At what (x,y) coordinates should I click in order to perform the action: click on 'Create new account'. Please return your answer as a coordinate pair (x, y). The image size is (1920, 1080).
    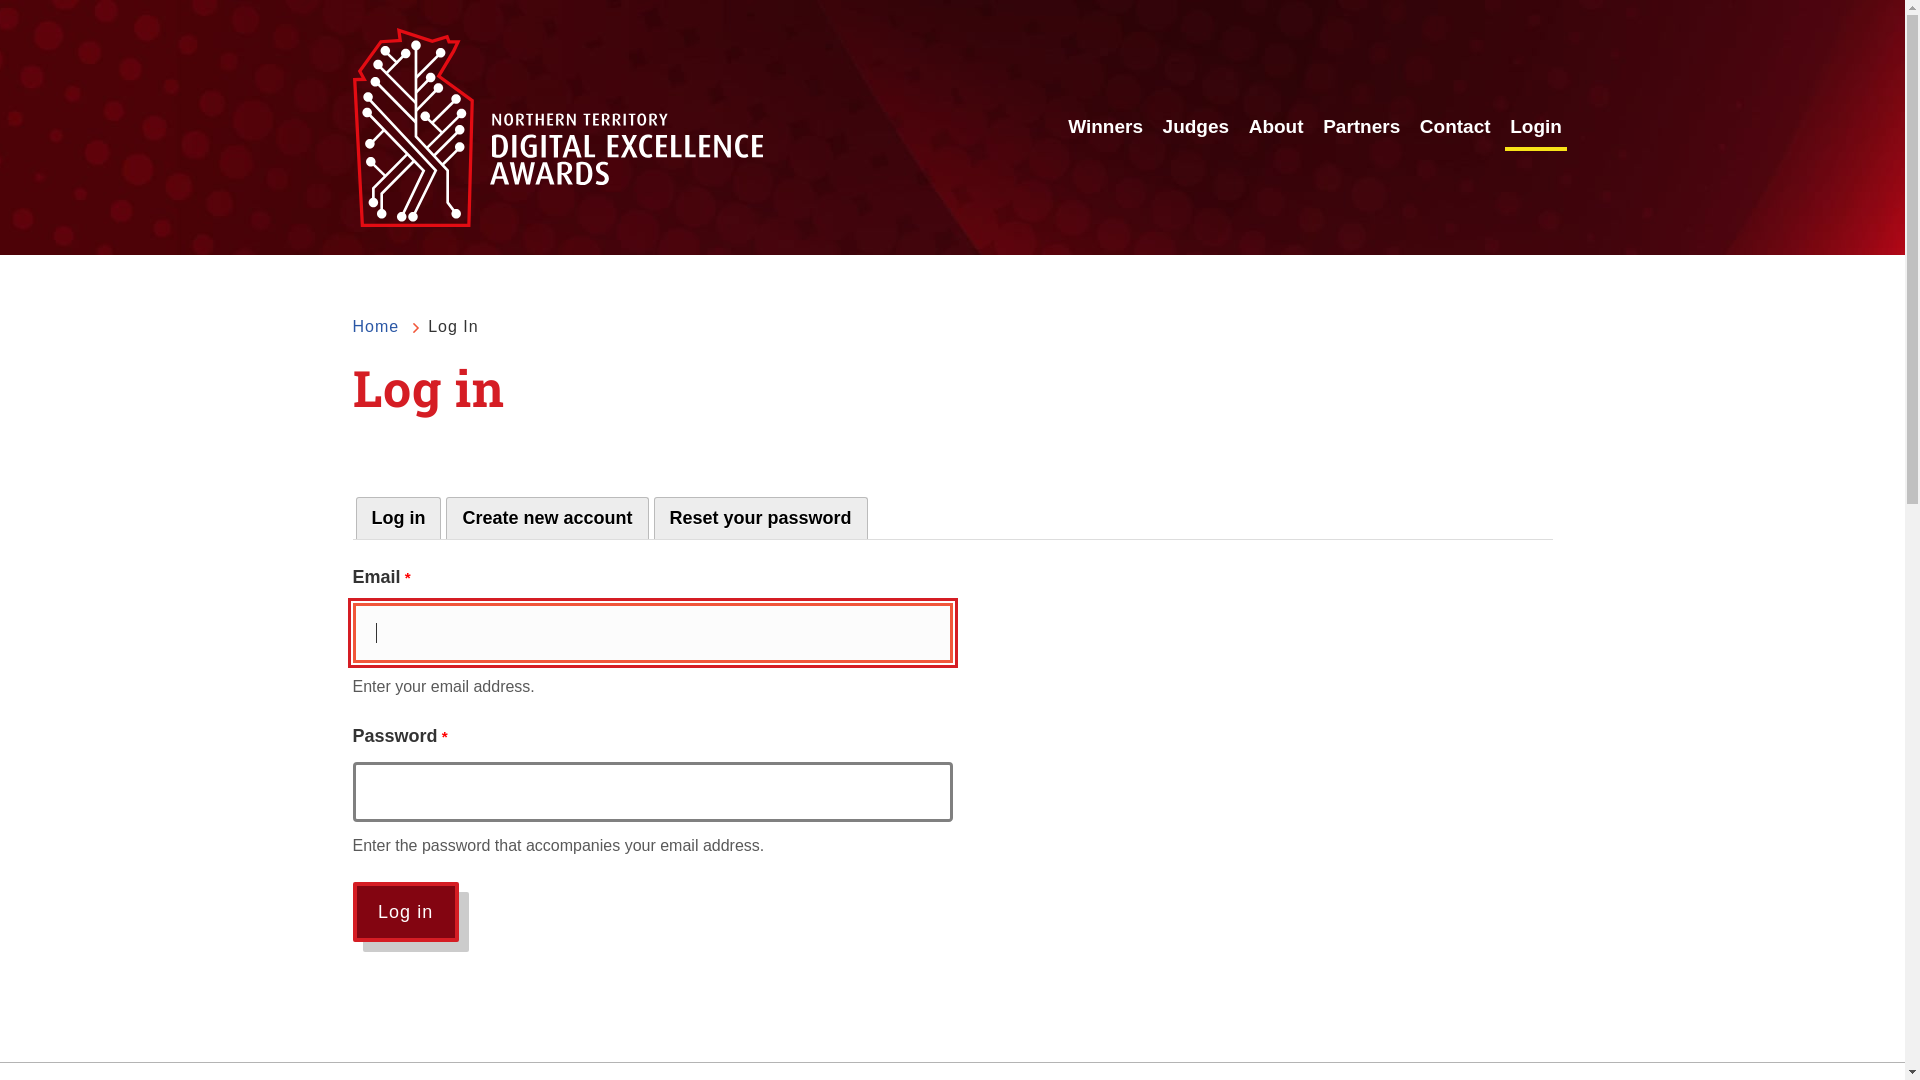
    Looking at the image, I should click on (547, 516).